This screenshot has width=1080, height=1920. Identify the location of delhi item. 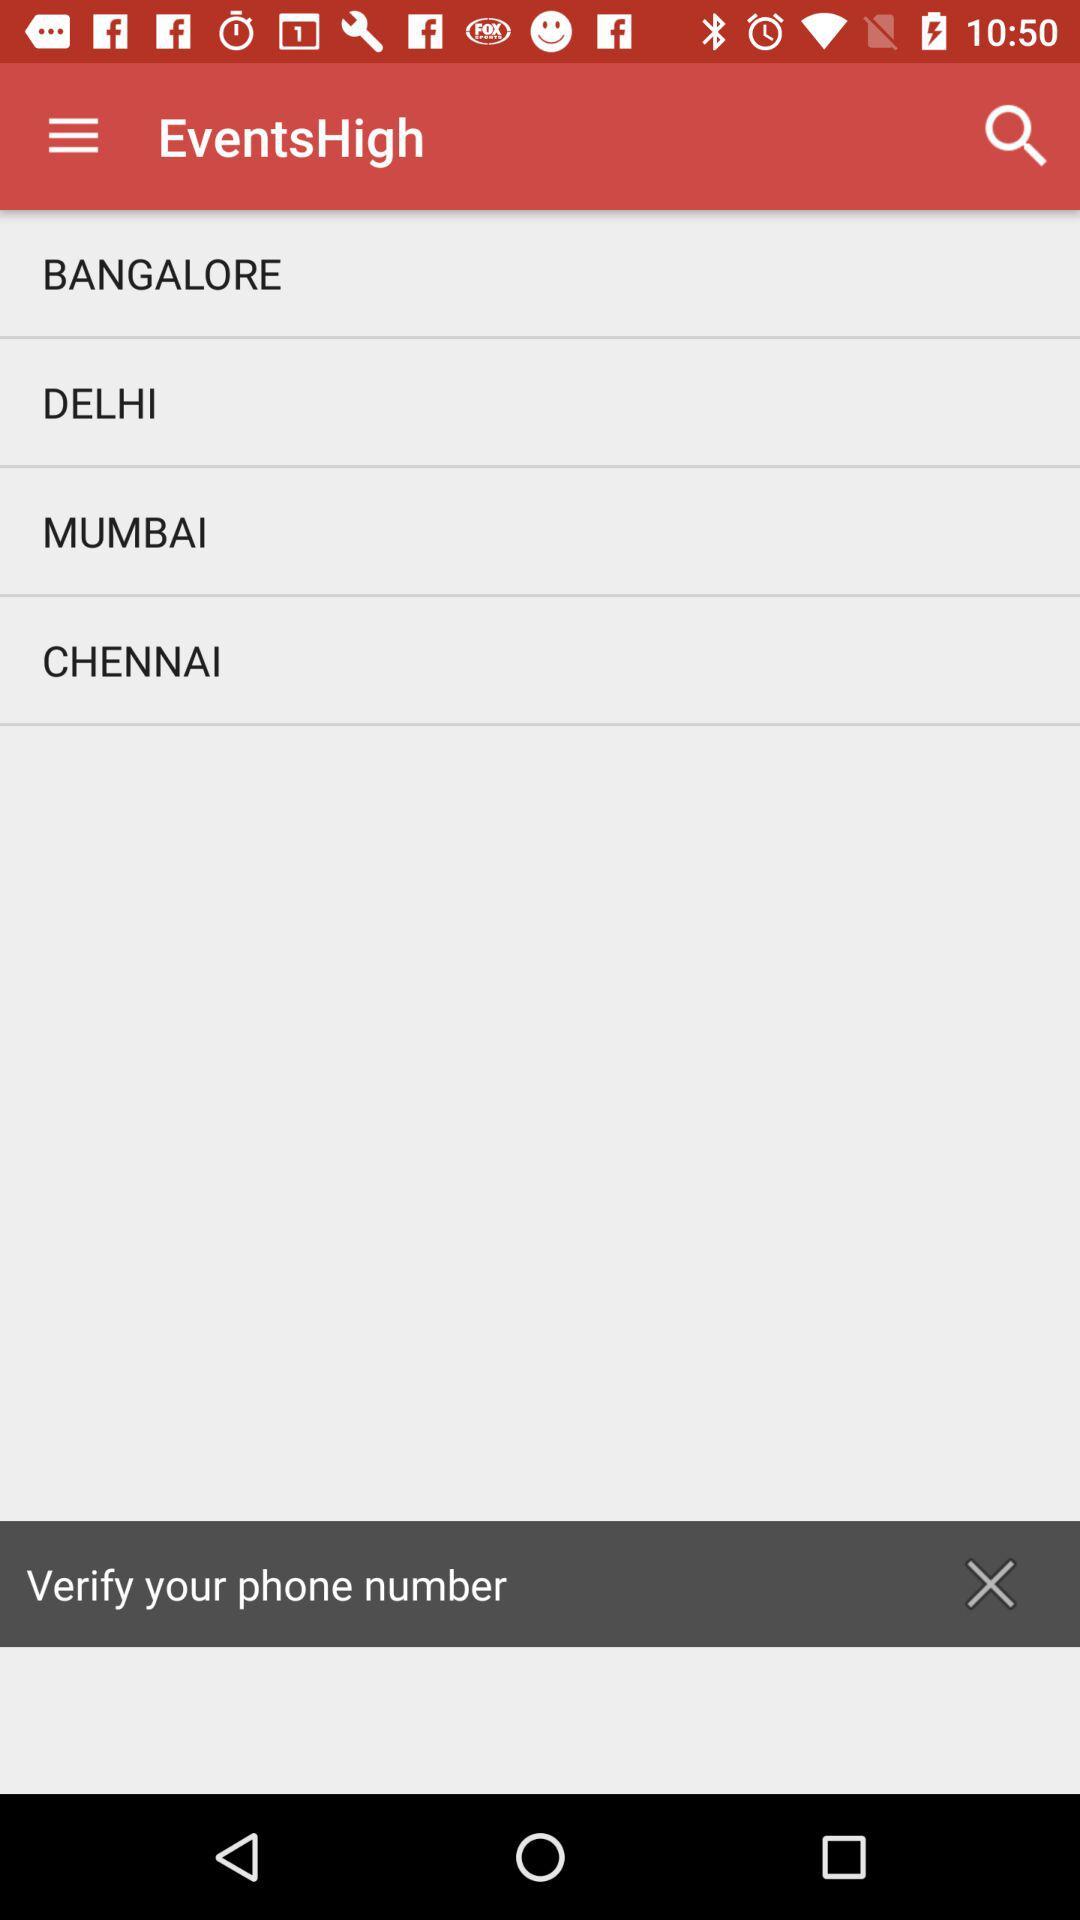
(540, 401).